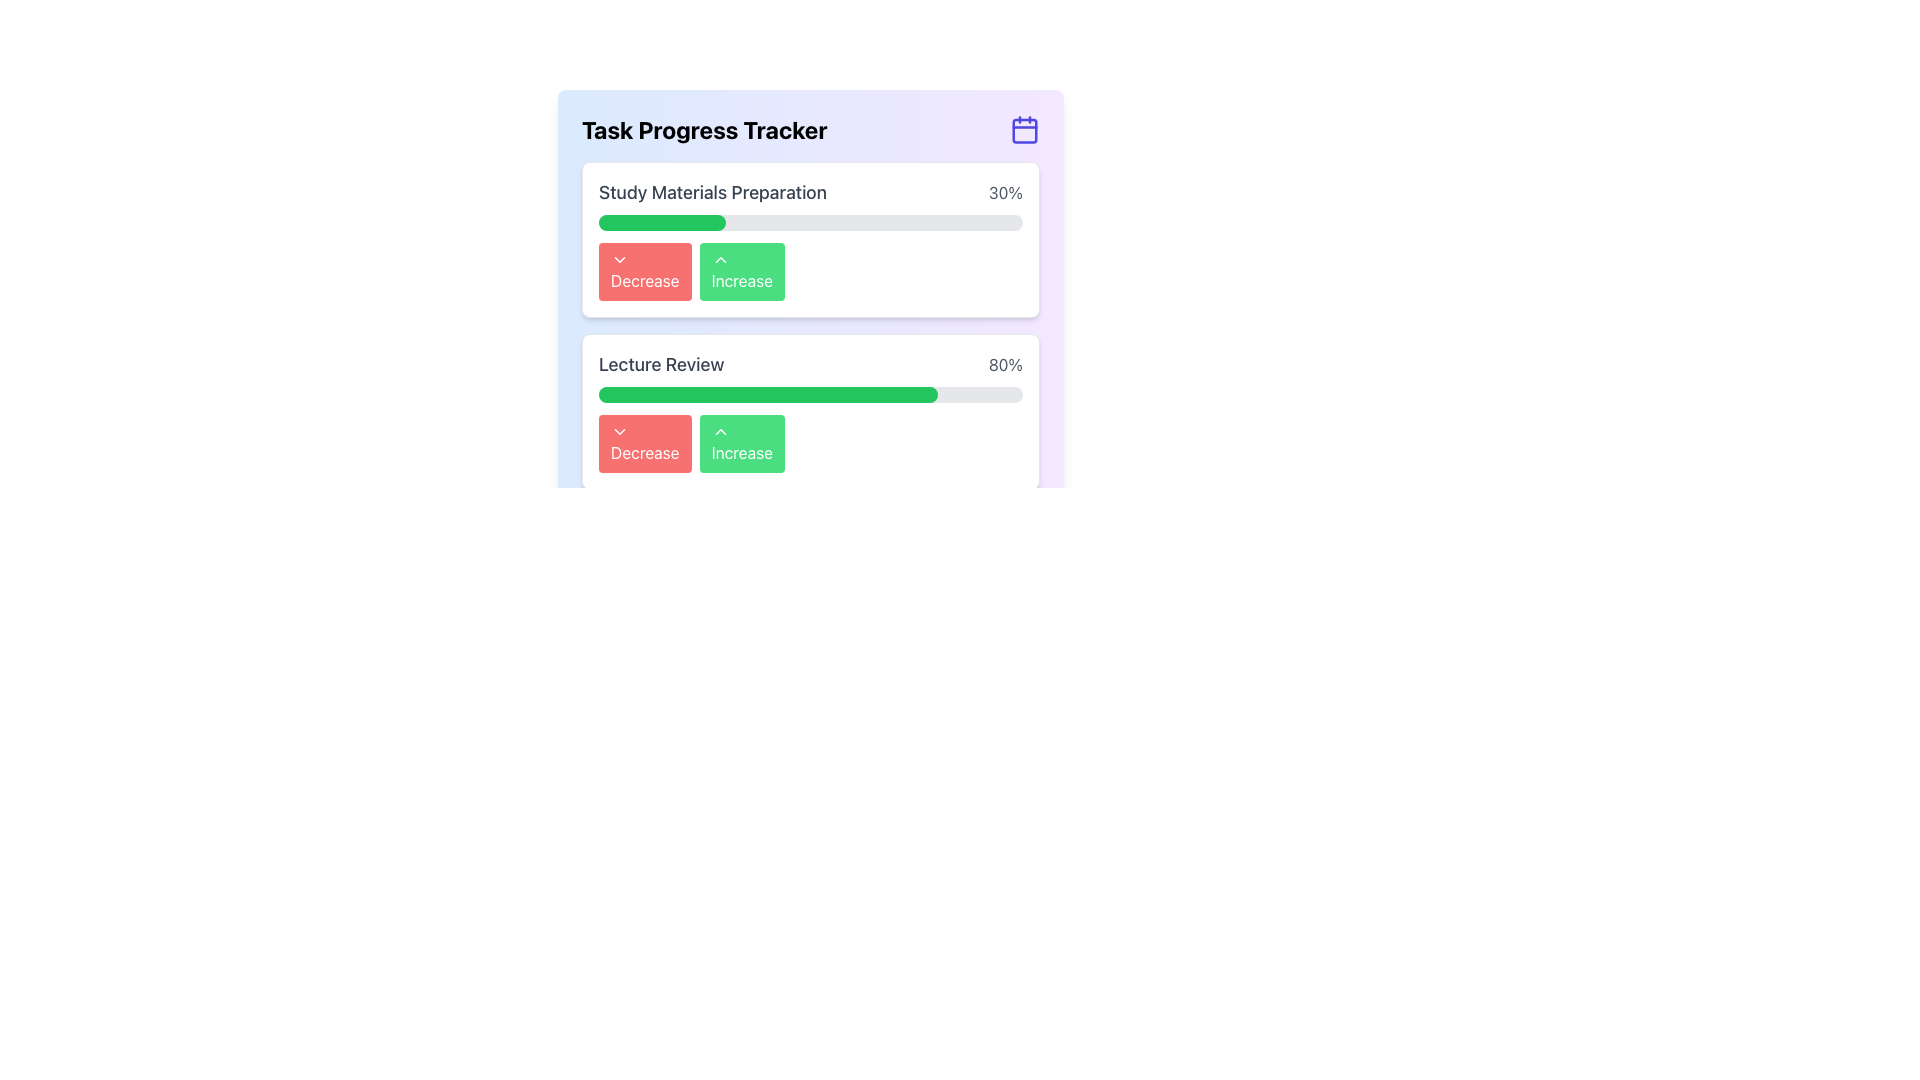 This screenshot has height=1080, width=1920. I want to click on the Progress Indicator (Bar) that visually displays 80% completion of the 'Lecture Review' task, located inside the second progress bar labeled 'Lecture Review', so click(767, 394).